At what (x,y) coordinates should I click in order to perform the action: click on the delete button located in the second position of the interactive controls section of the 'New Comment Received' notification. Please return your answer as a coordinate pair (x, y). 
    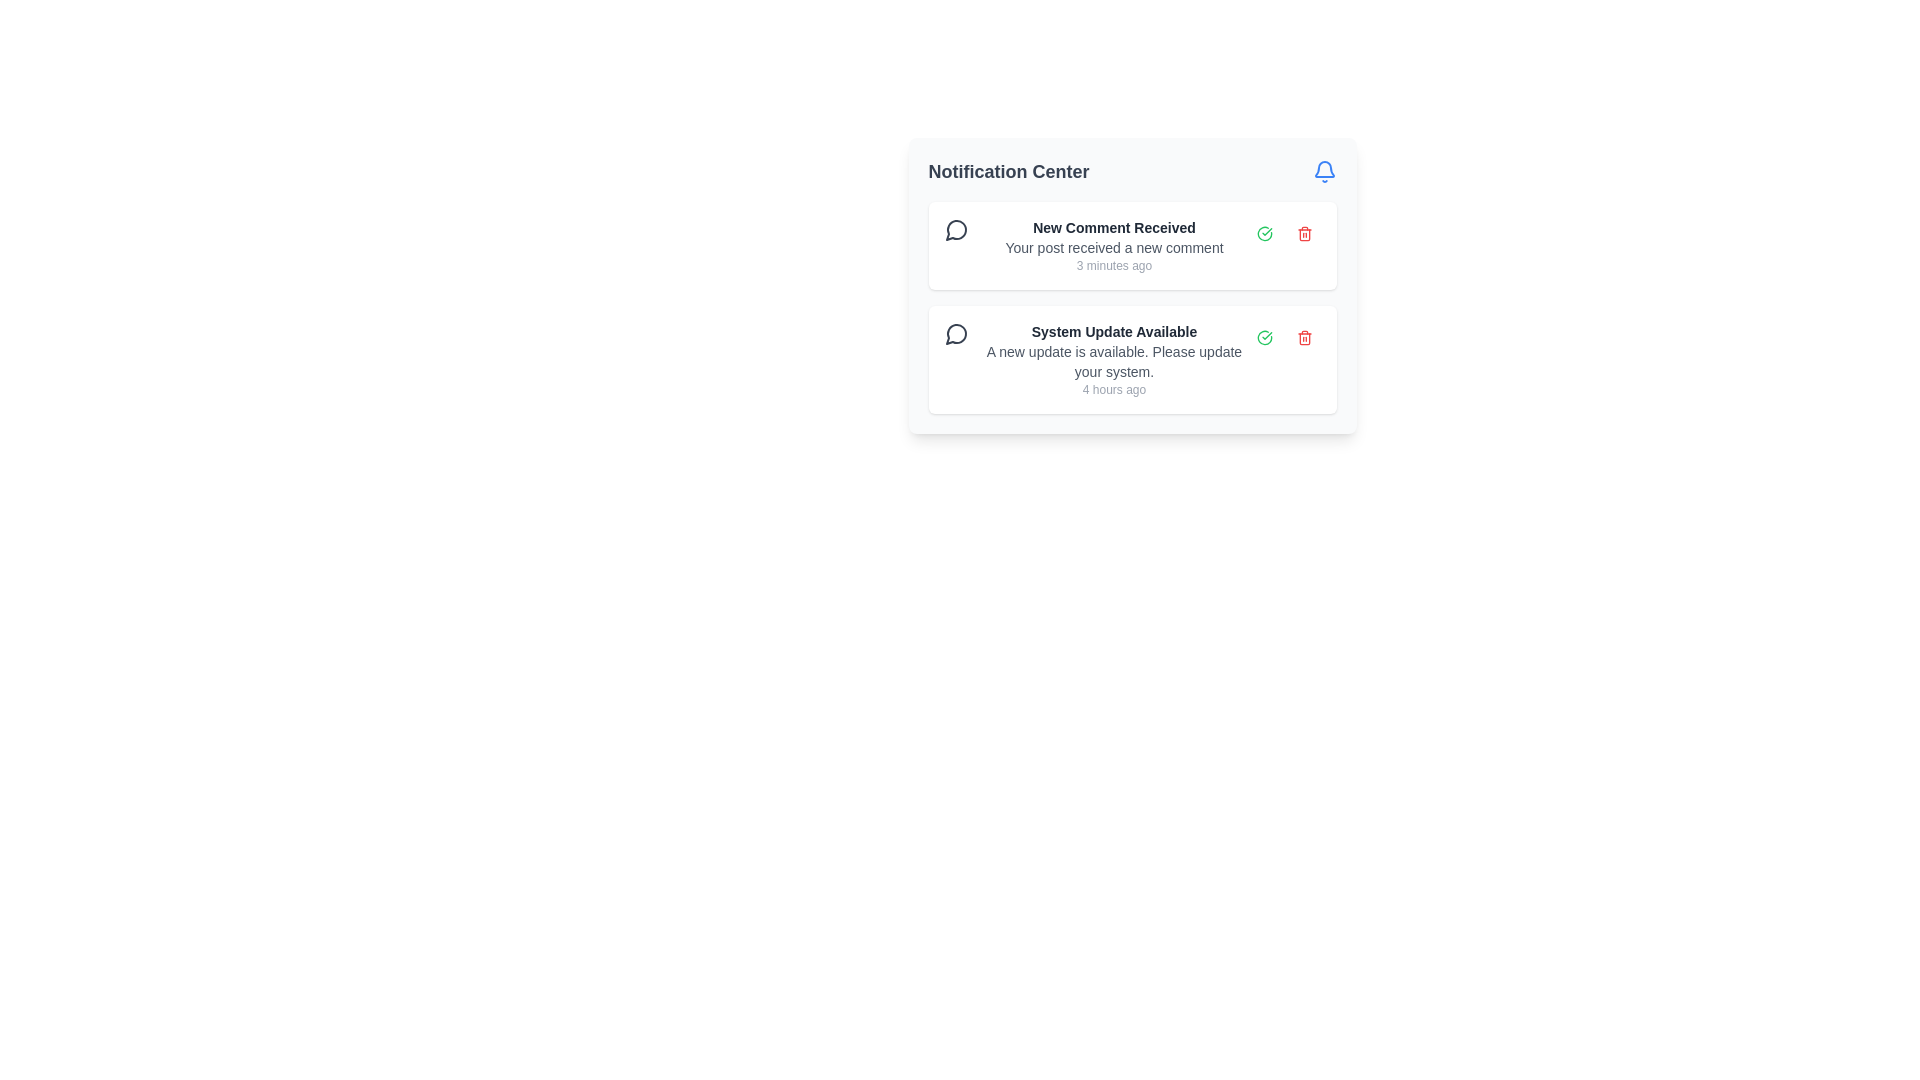
    Looking at the image, I should click on (1304, 233).